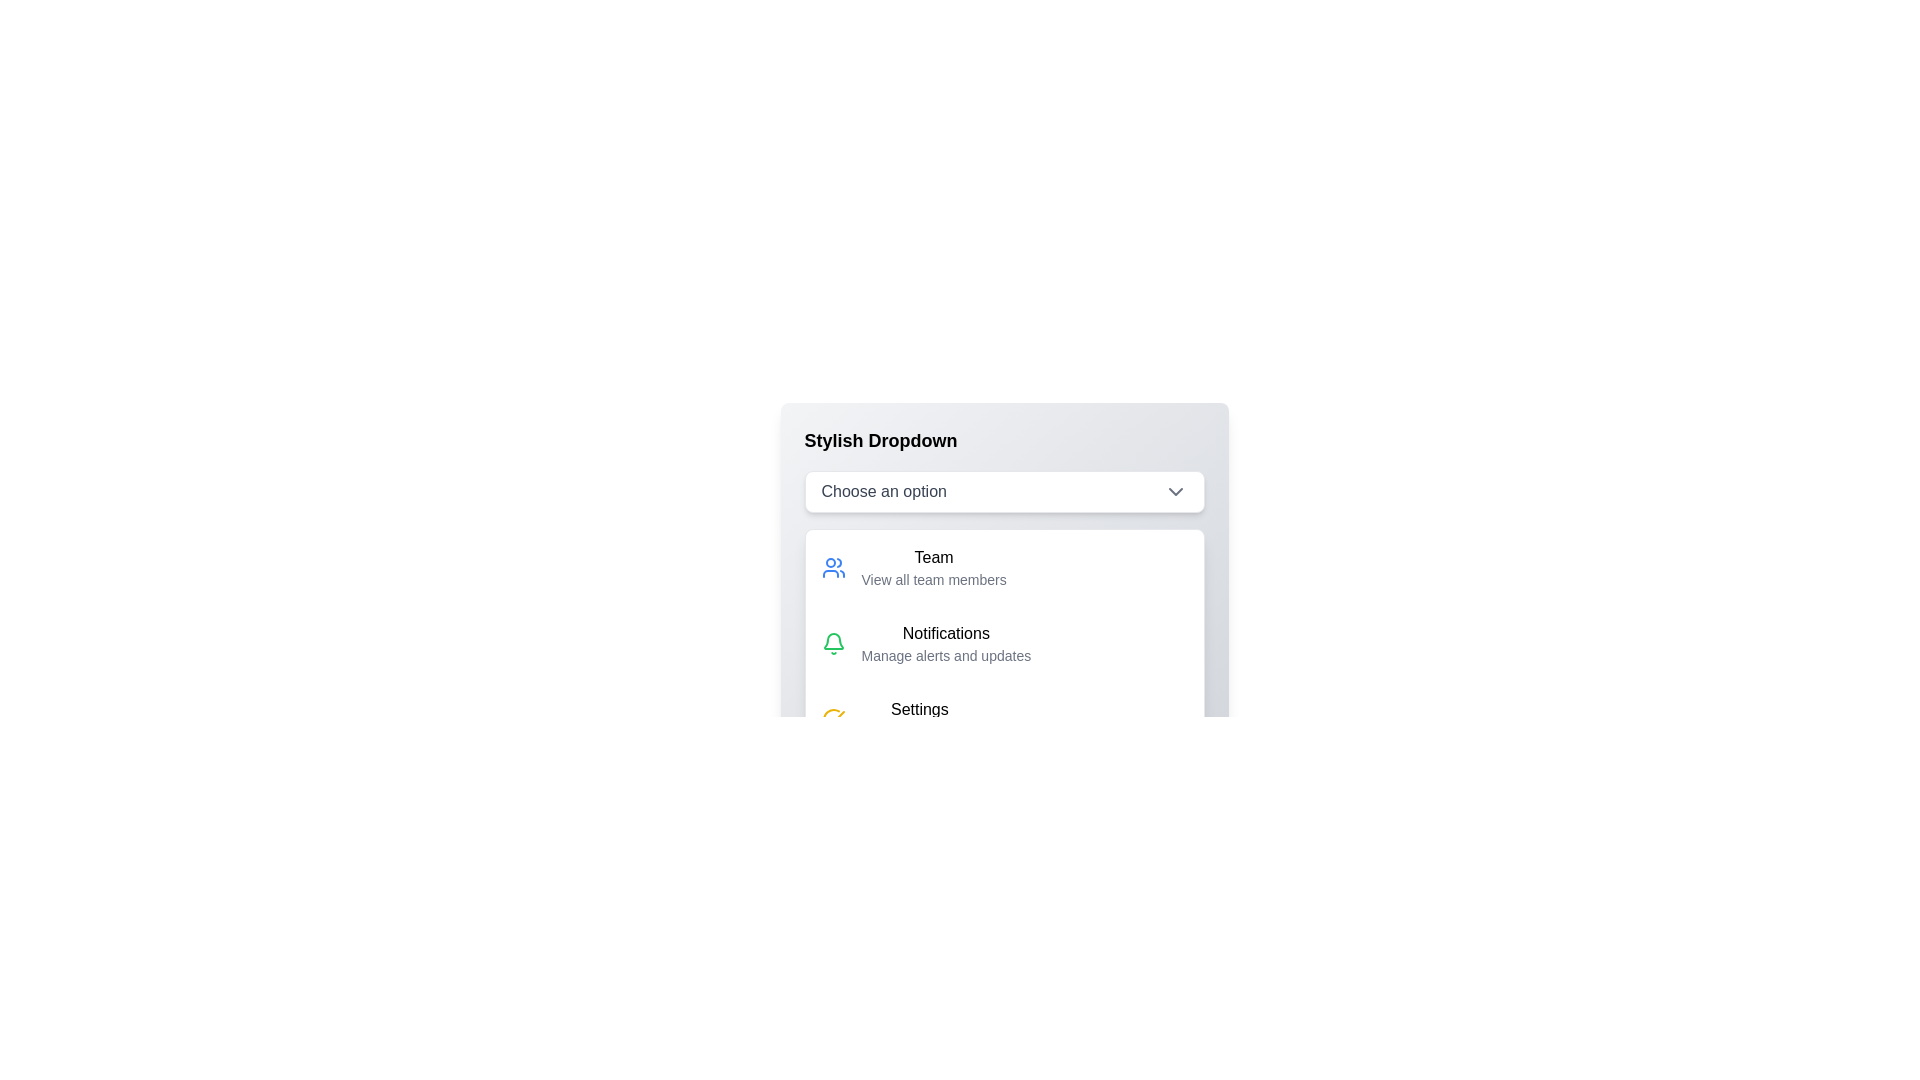 The height and width of the screenshot is (1080, 1920). I want to click on the text label in the dropdown menu that provides a title and description for the notification-related features, positioned between 'Team' and 'Settings', so click(945, 644).